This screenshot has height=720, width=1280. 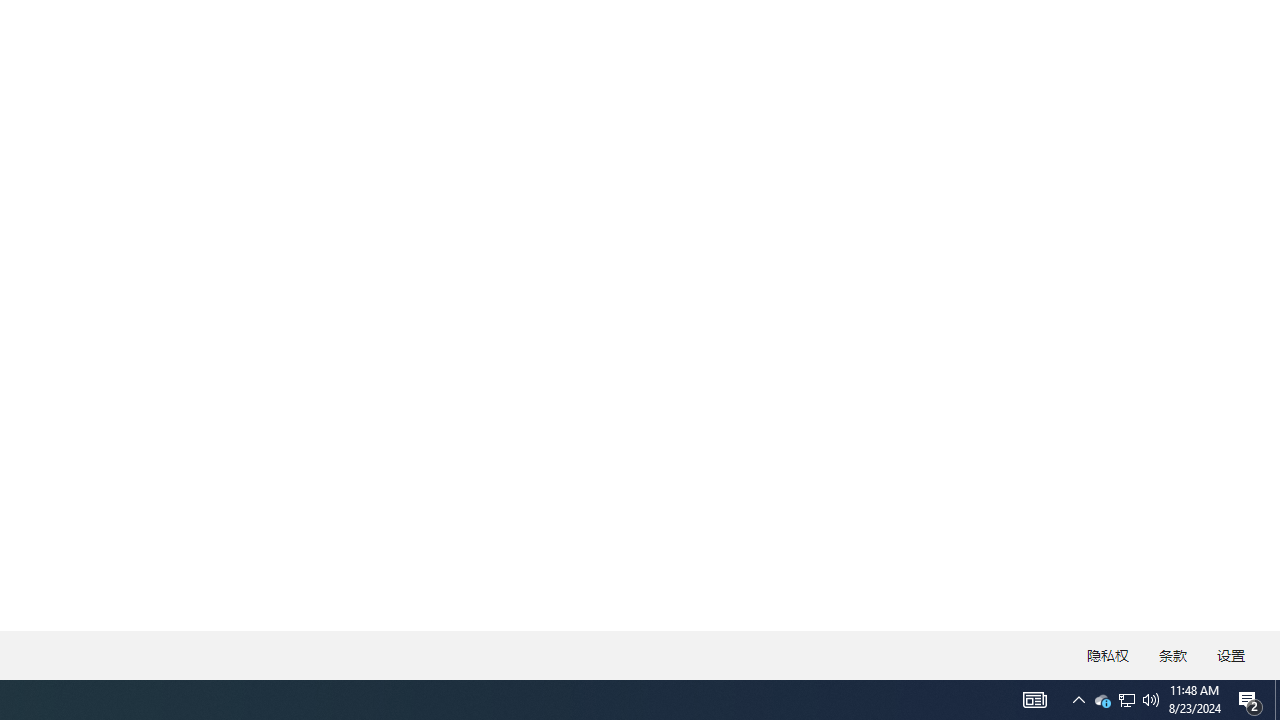 I want to click on 'Show desktop', so click(x=1276, y=698).